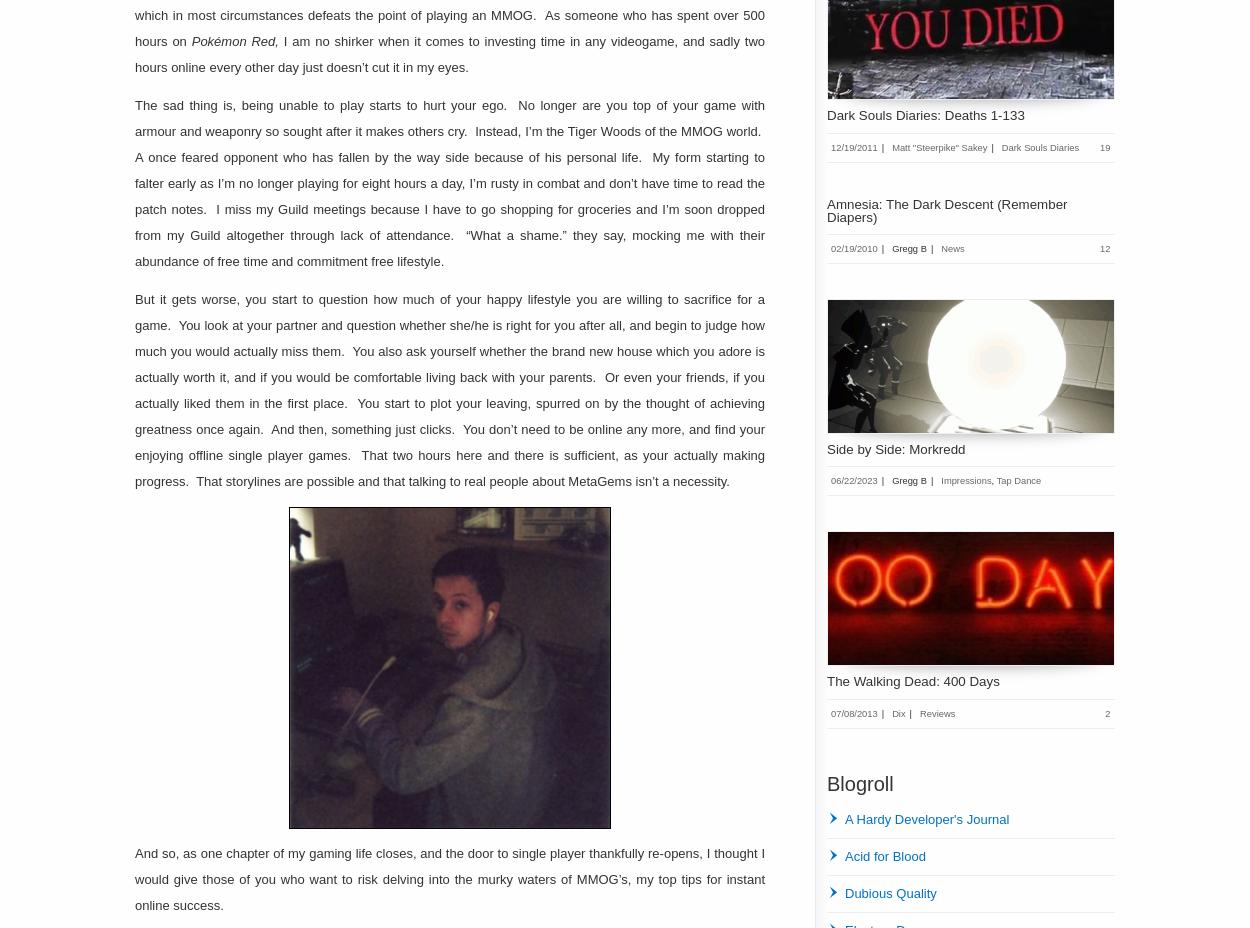 This screenshot has height=928, width=1250. What do you see at coordinates (853, 146) in the screenshot?
I see `'12/19/2011'` at bounding box center [853, 146].